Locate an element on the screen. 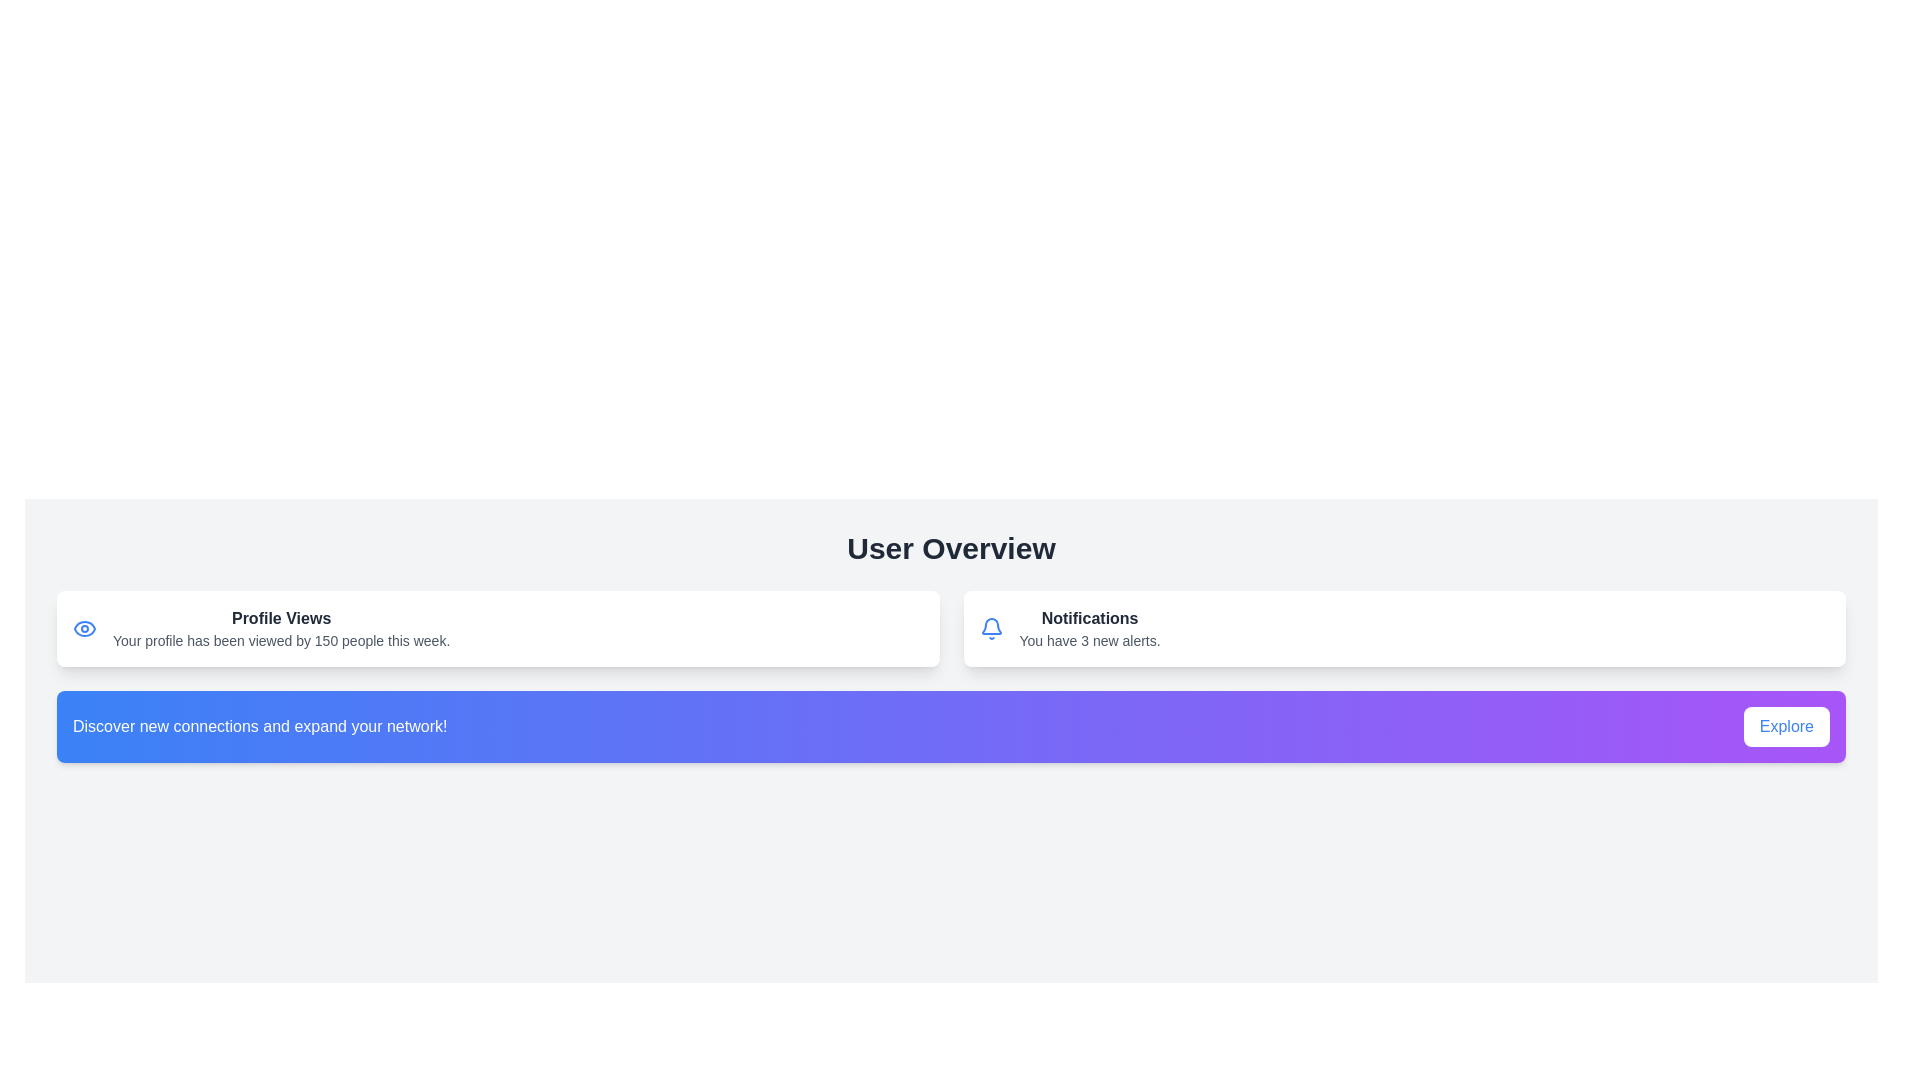  the text label reading 'Discover new connections and expand your network!' which is displayed in a bold, white font on a vibrant blue-to-purple gradient background is located at coordinates (259, 726).